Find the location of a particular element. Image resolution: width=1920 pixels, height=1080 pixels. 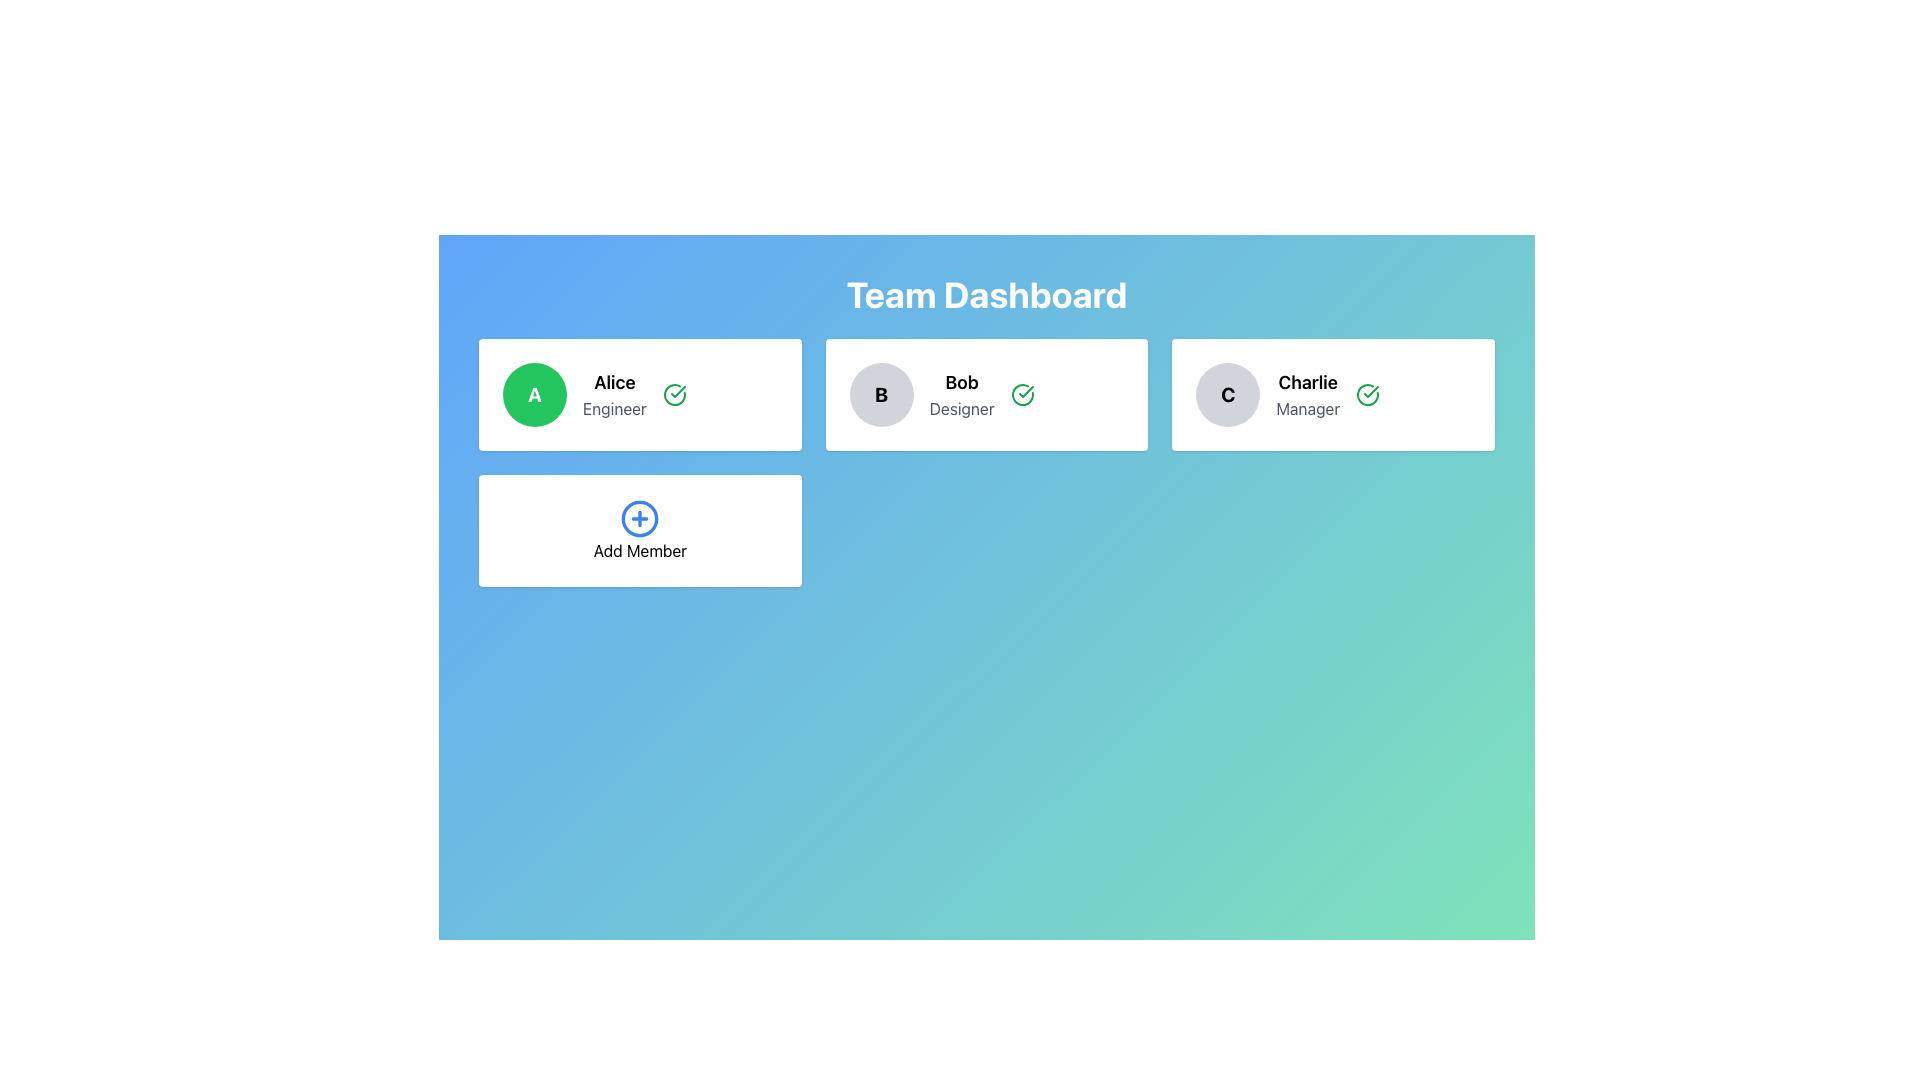

circular icon with a green border and a checkmark in the center, located to the right of the text 'Alice Engineer' within the card for 'Alice' is located at coordinates (674, 394).